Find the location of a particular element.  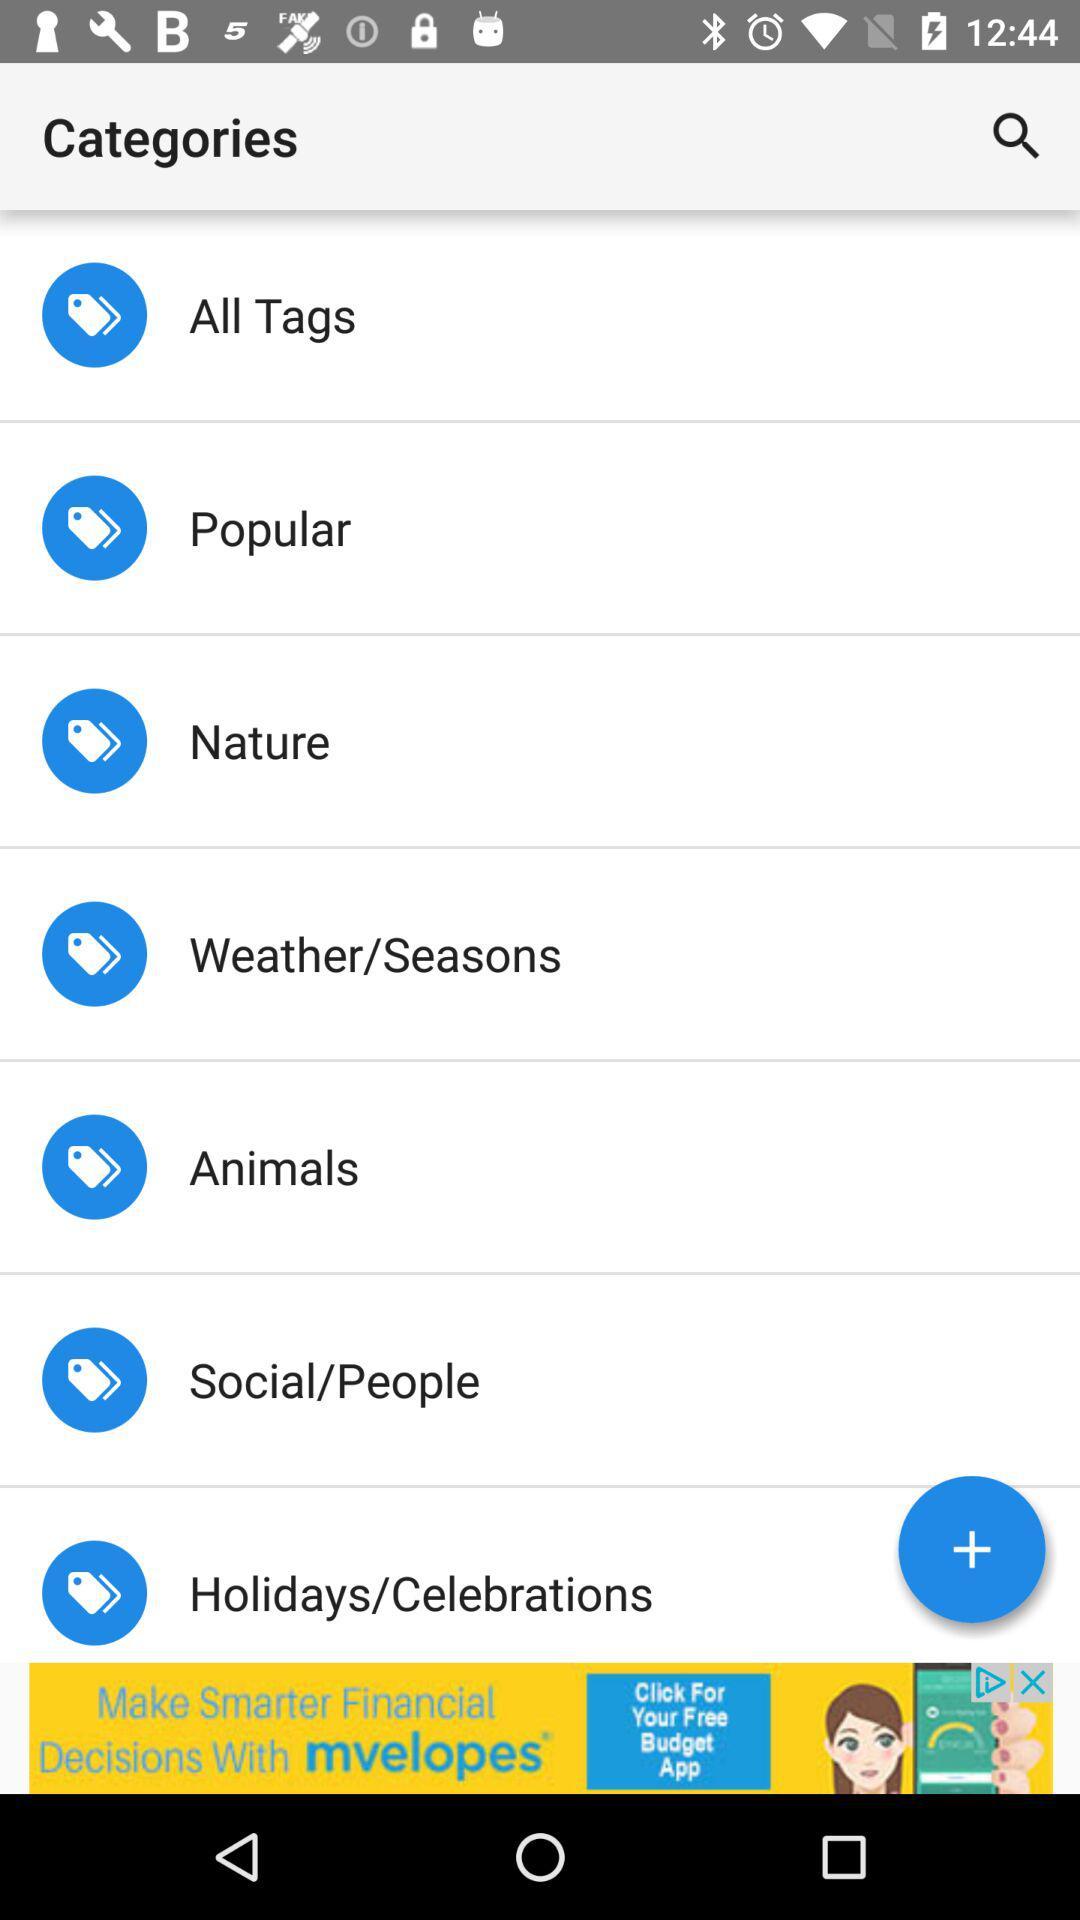

the advertisement is located at coordinates (540, 1727).